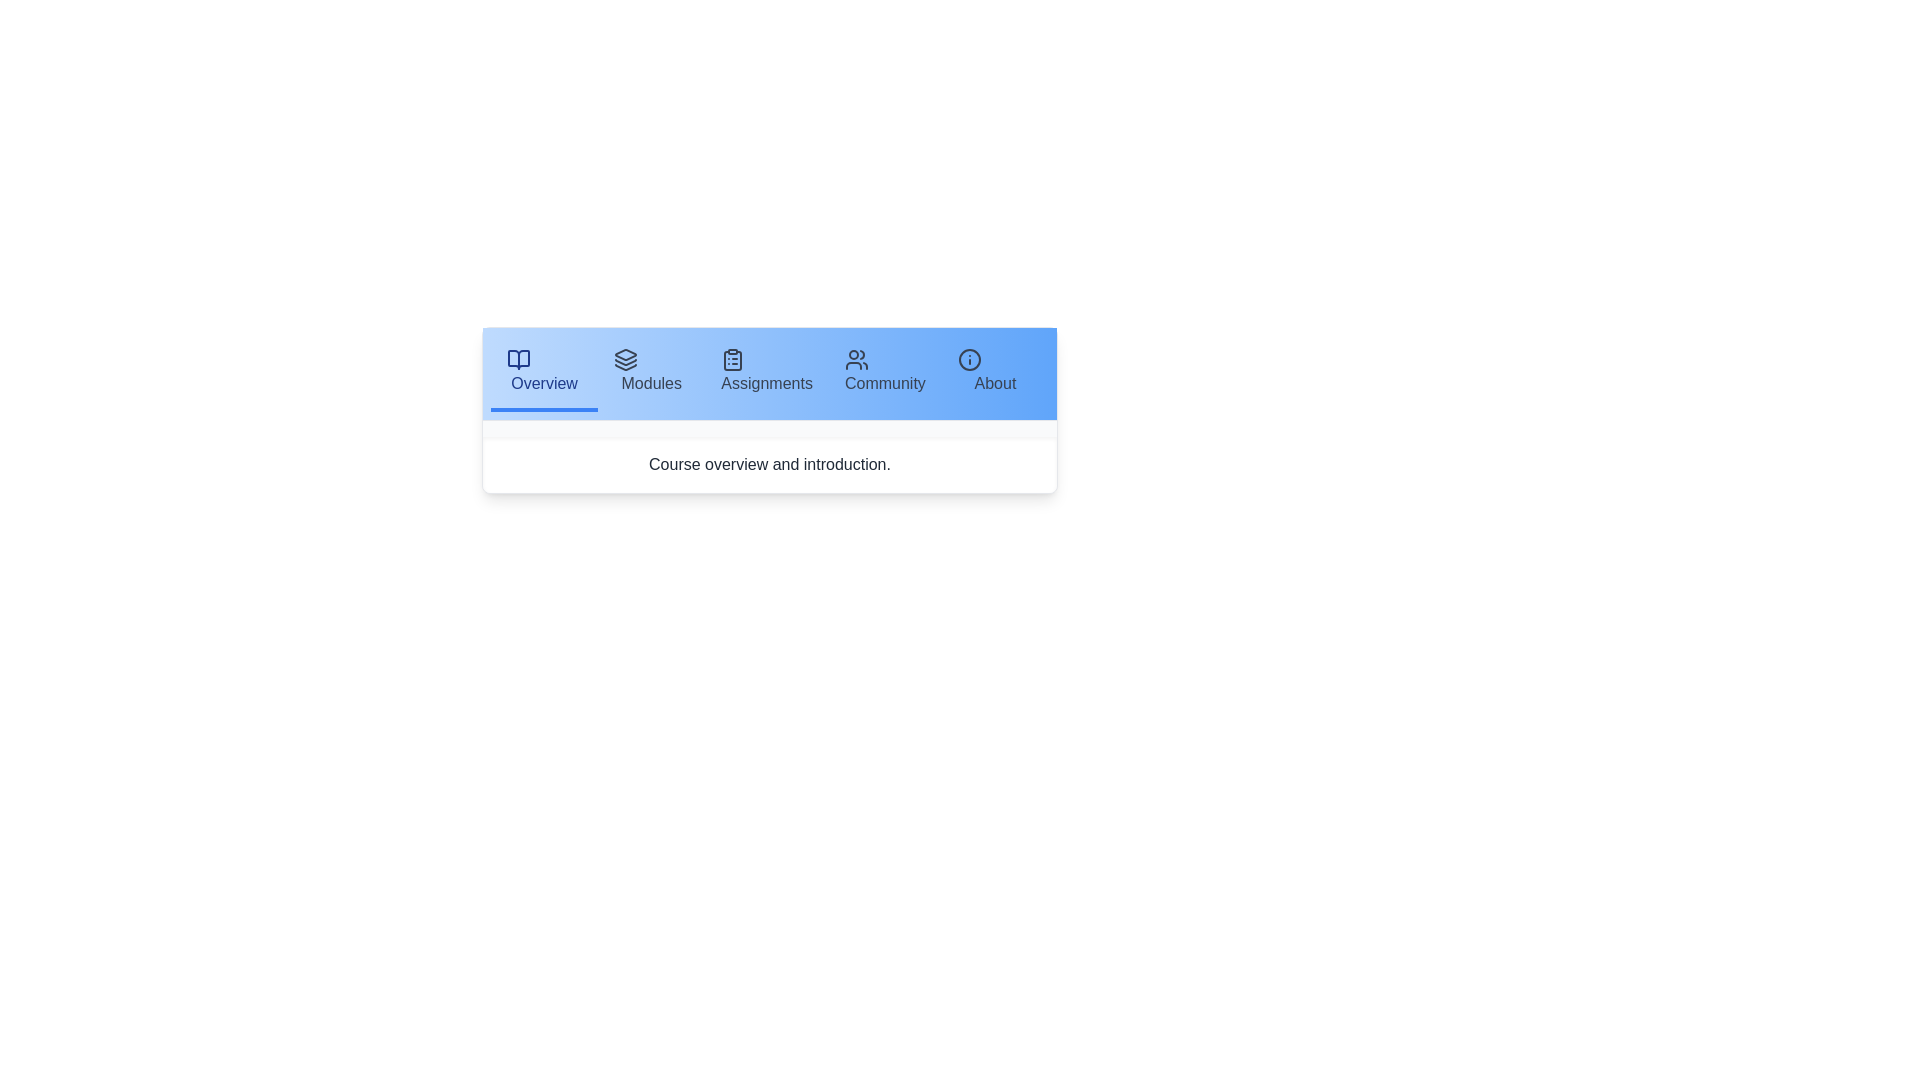  I want to click on the second navigation tab in the horizontal navigation bar, so click(651, 374).